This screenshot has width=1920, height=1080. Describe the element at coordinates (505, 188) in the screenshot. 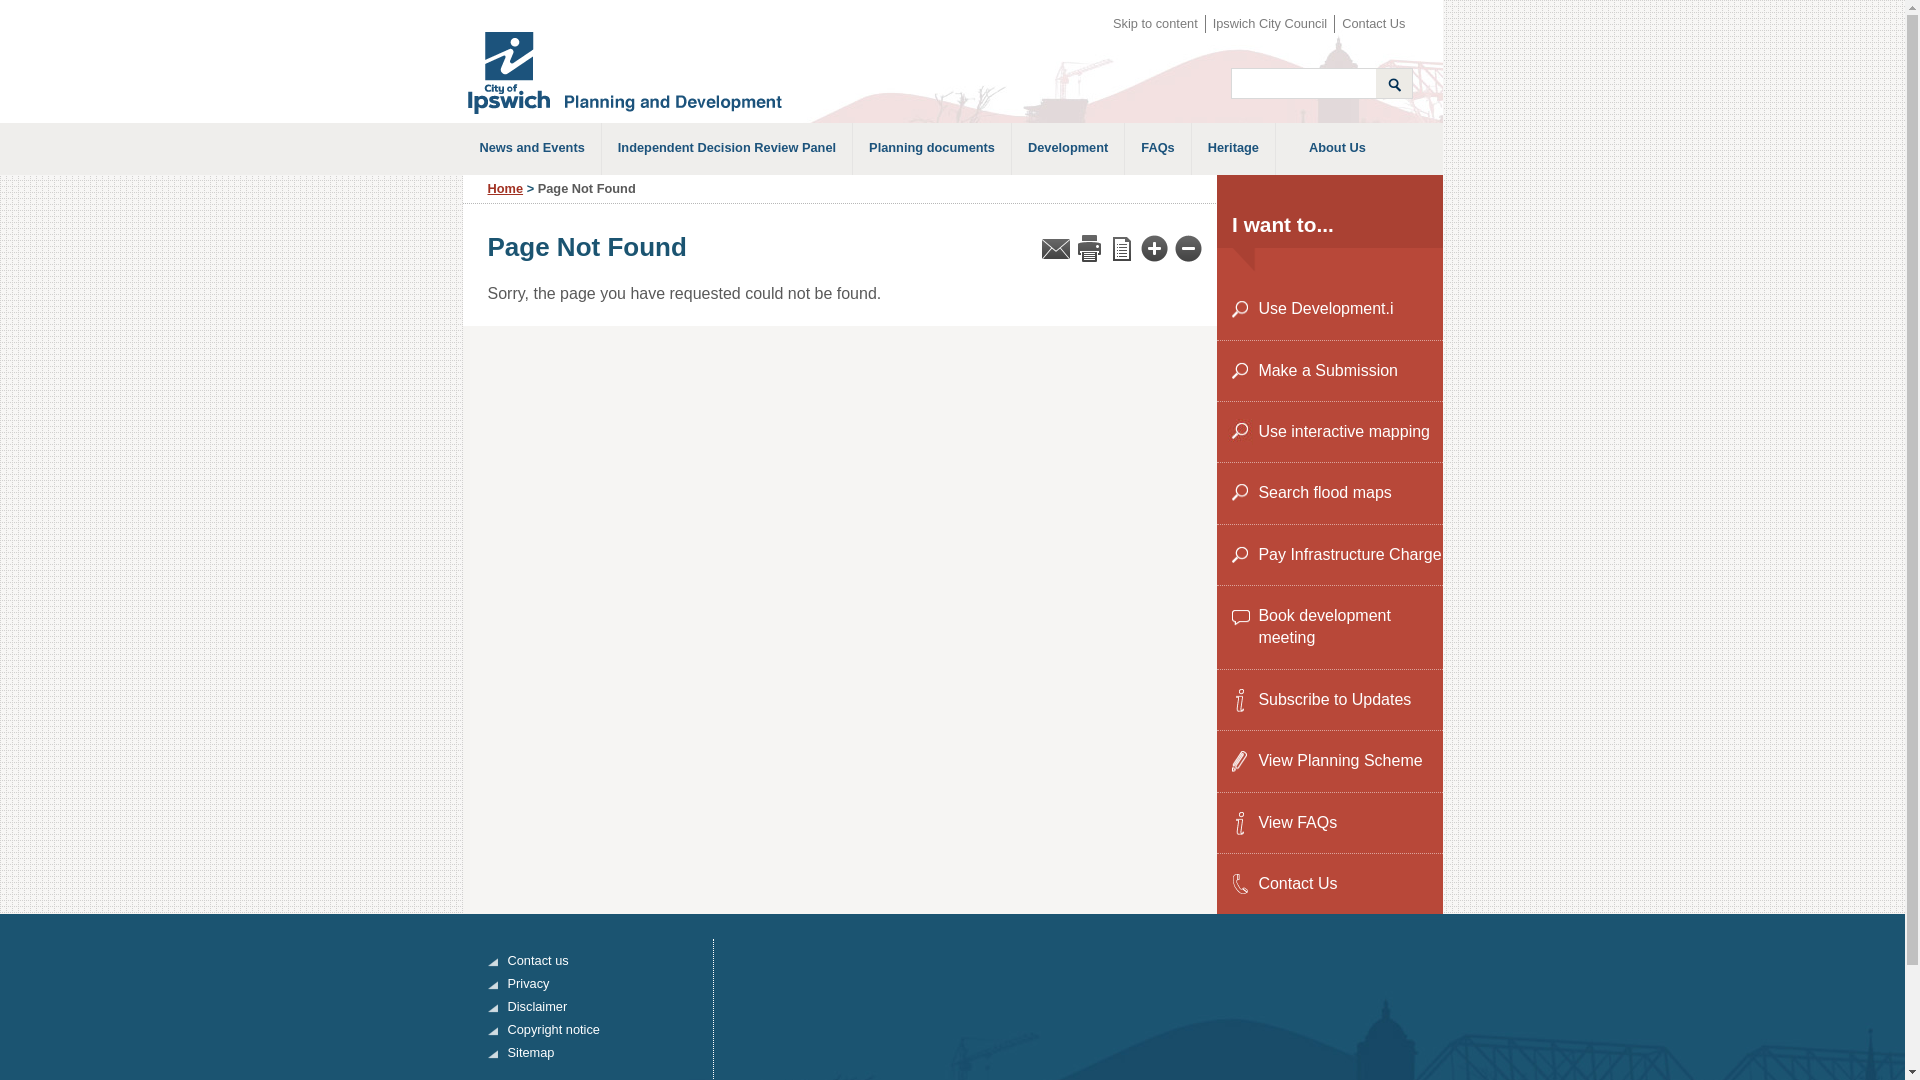

I see `'Home'` at that location.